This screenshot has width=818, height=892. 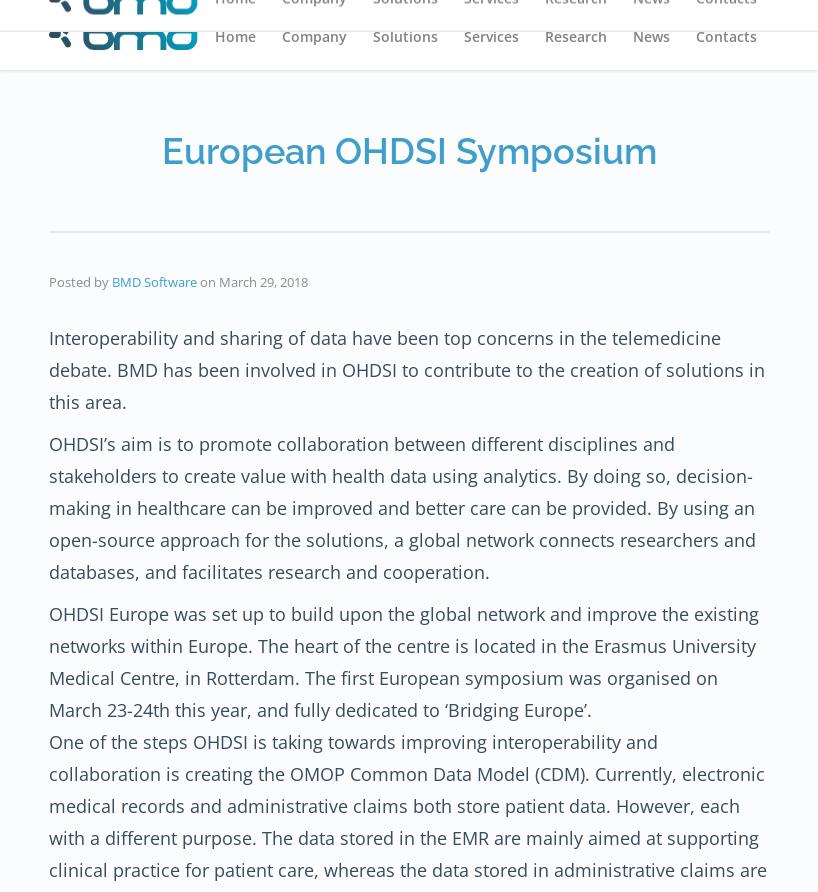 I want to click on 'OHDSI Europe was set up to build upon the global network and improve the existing networks within Europe. The heart of the centre is located in the Erasmus University Medical Centre, in Rotterdam. The first European symposium was organised on March 23-24th this year, and fully dedicated to ‘Bridging Europe’.', so click(x=404, y=659).